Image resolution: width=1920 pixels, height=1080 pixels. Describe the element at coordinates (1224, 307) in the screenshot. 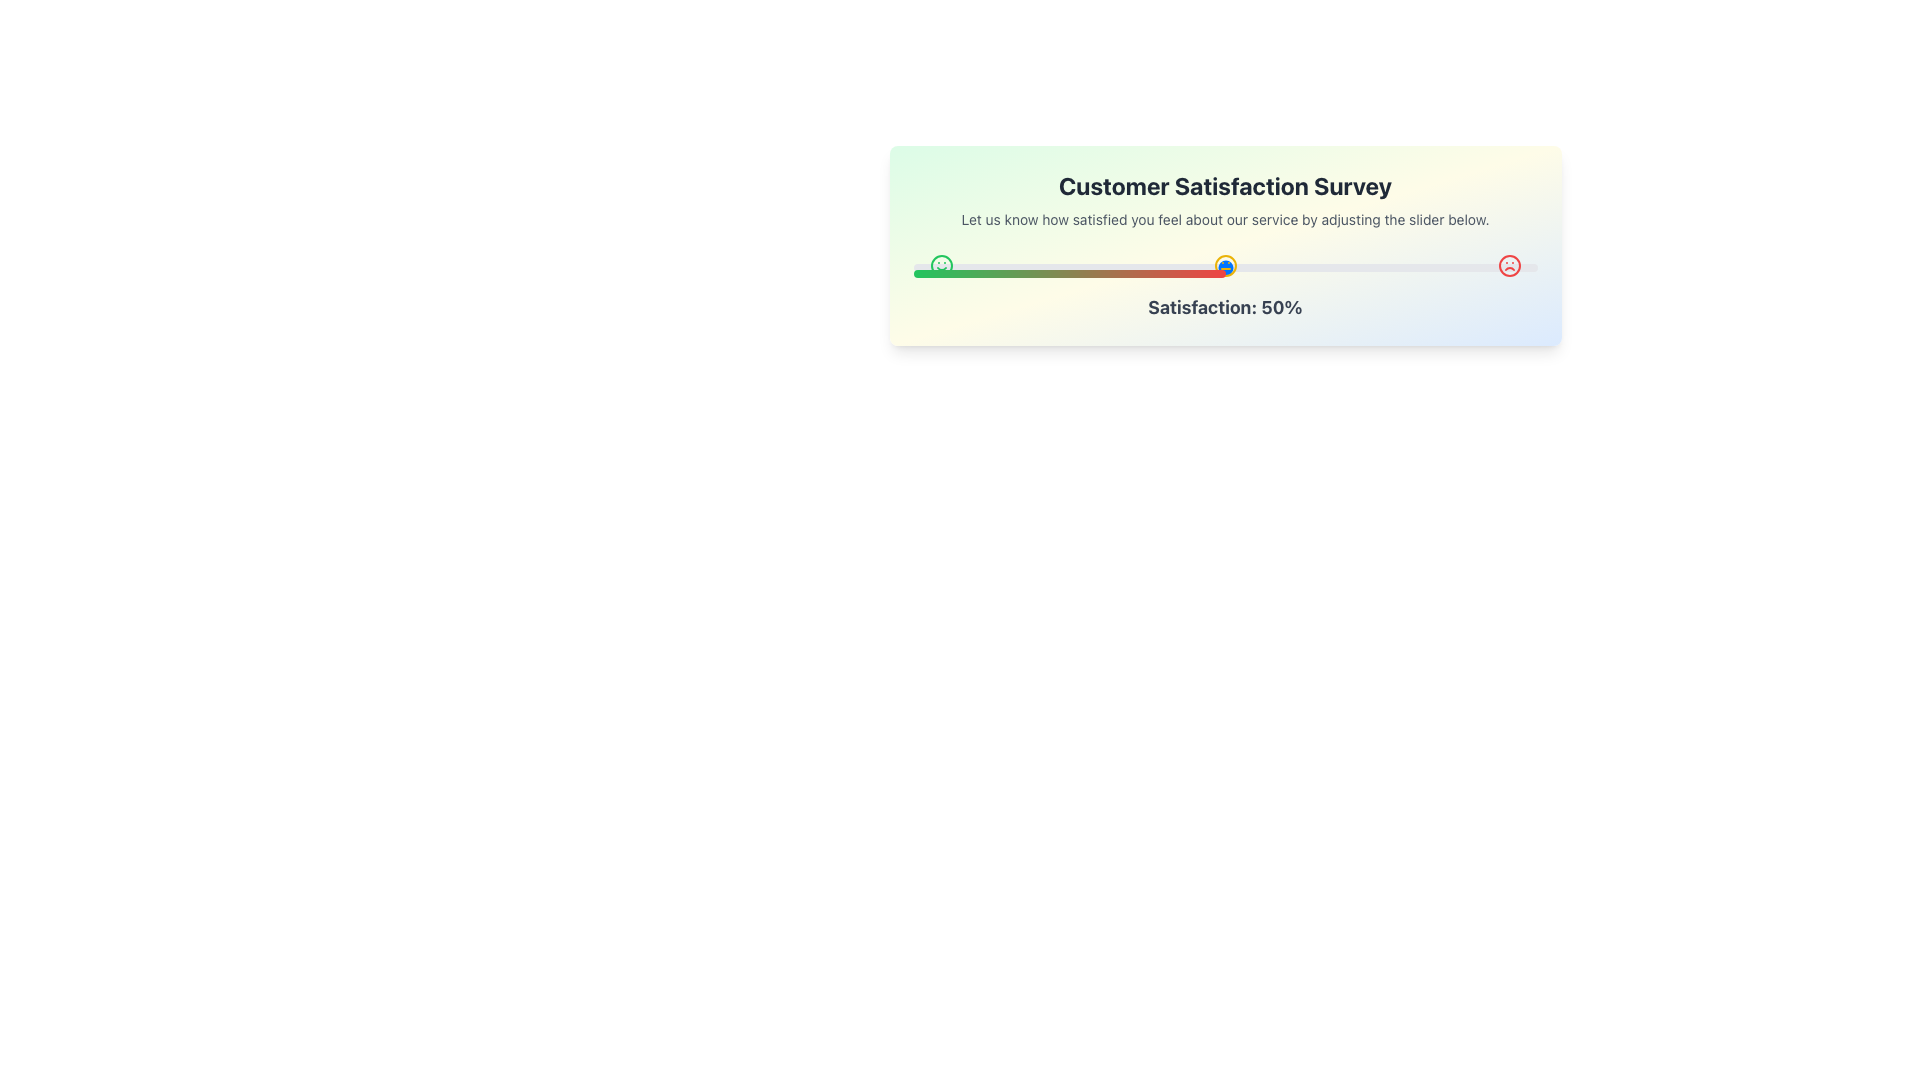

I see `the text element displaying 'Satisfaction: 50%' which is bold and gray, located beneath the slider in the 'Customer Satisfaction Survey' interface` at that location.